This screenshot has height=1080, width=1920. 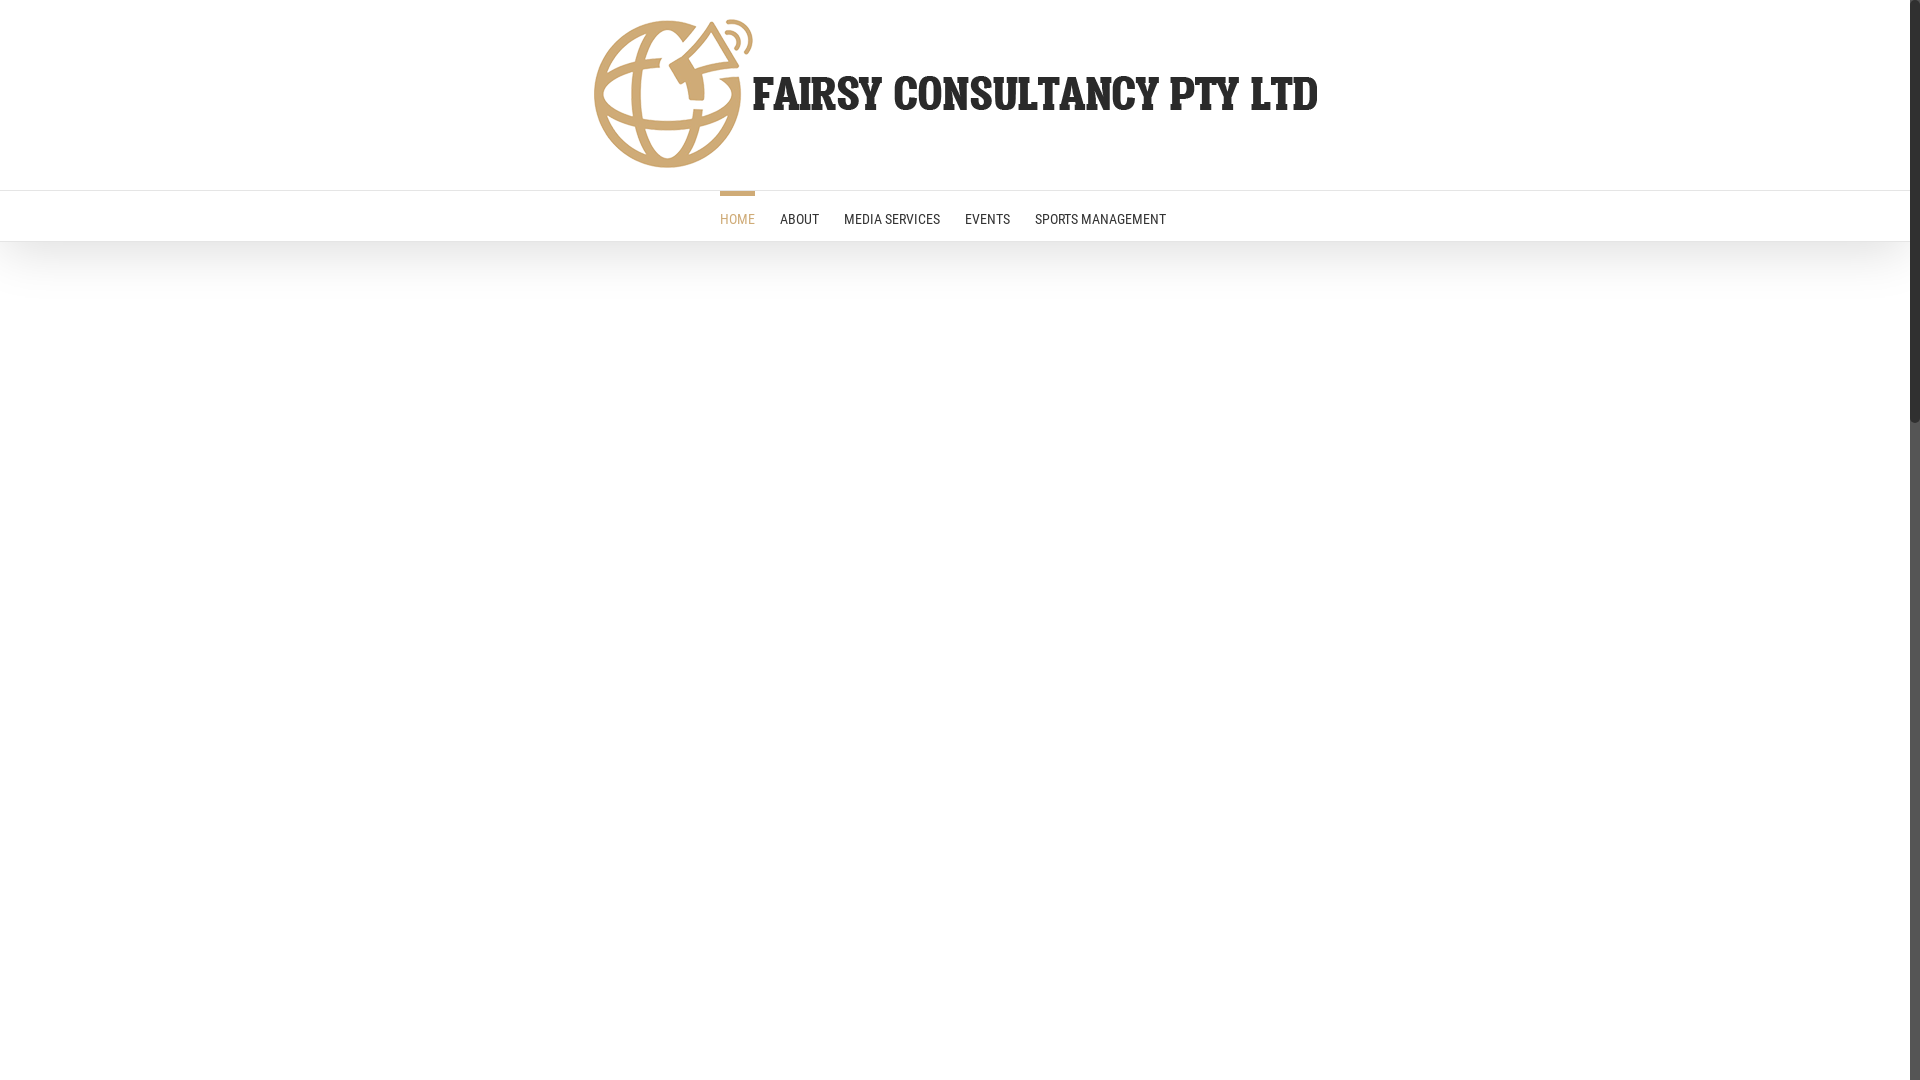 What do you see at coordinates (986, 216) in the screenshot?
I see `'EVENTS'` at bounding box center [986, 216].